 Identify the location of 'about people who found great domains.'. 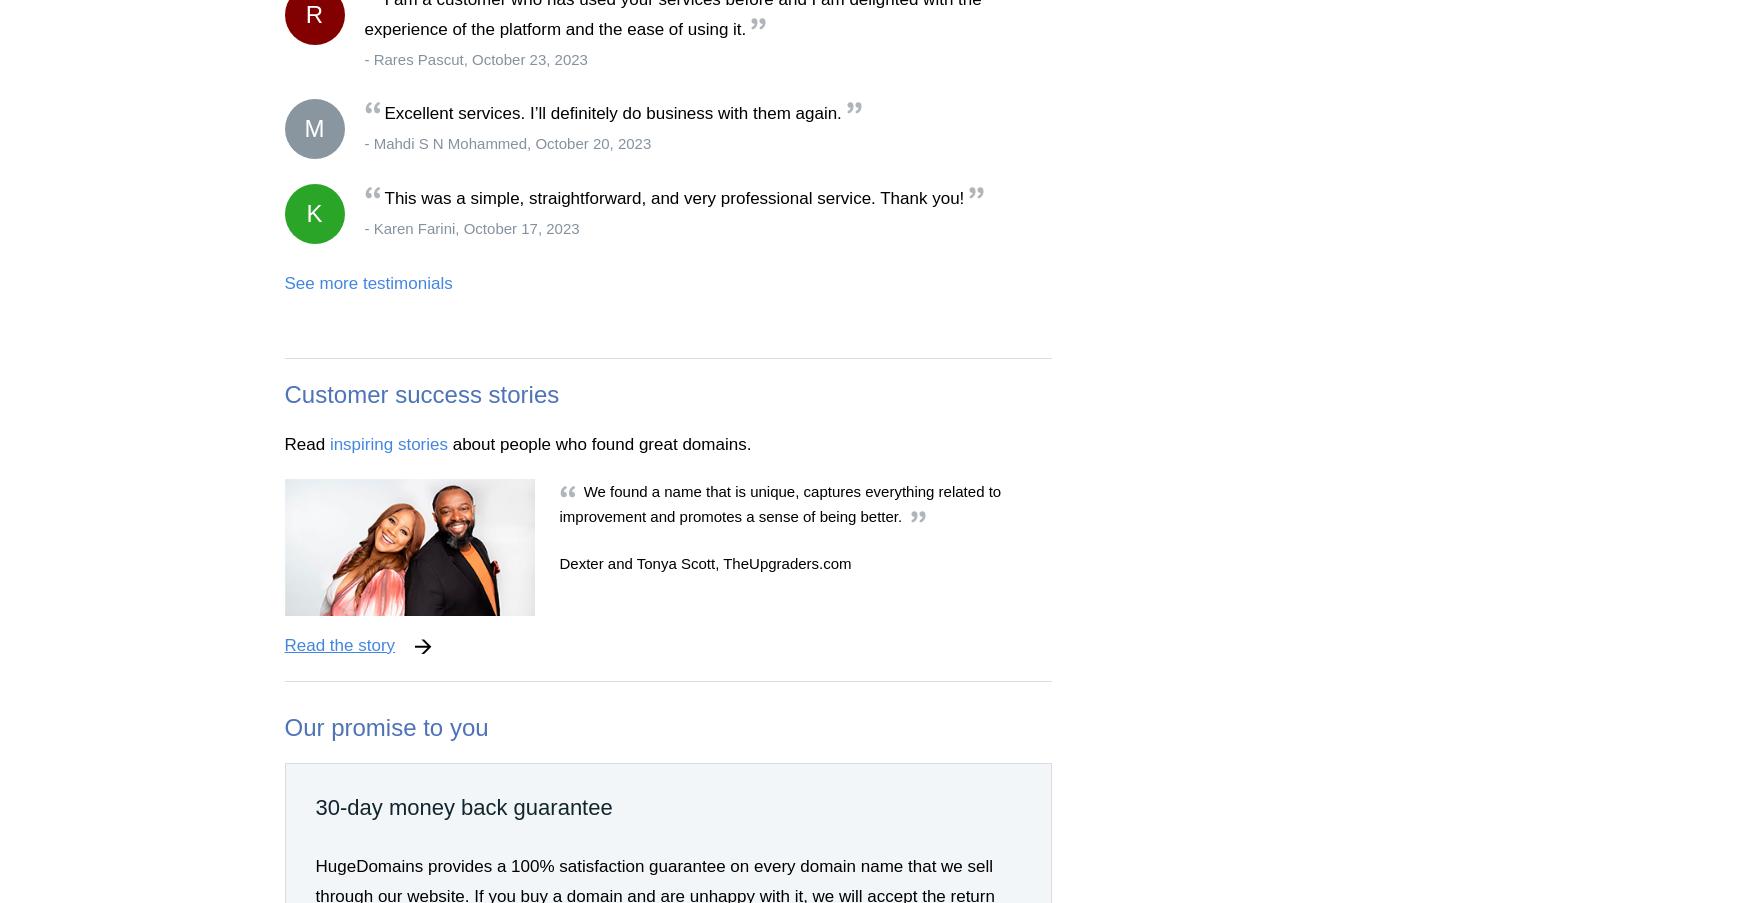
(598, 442).